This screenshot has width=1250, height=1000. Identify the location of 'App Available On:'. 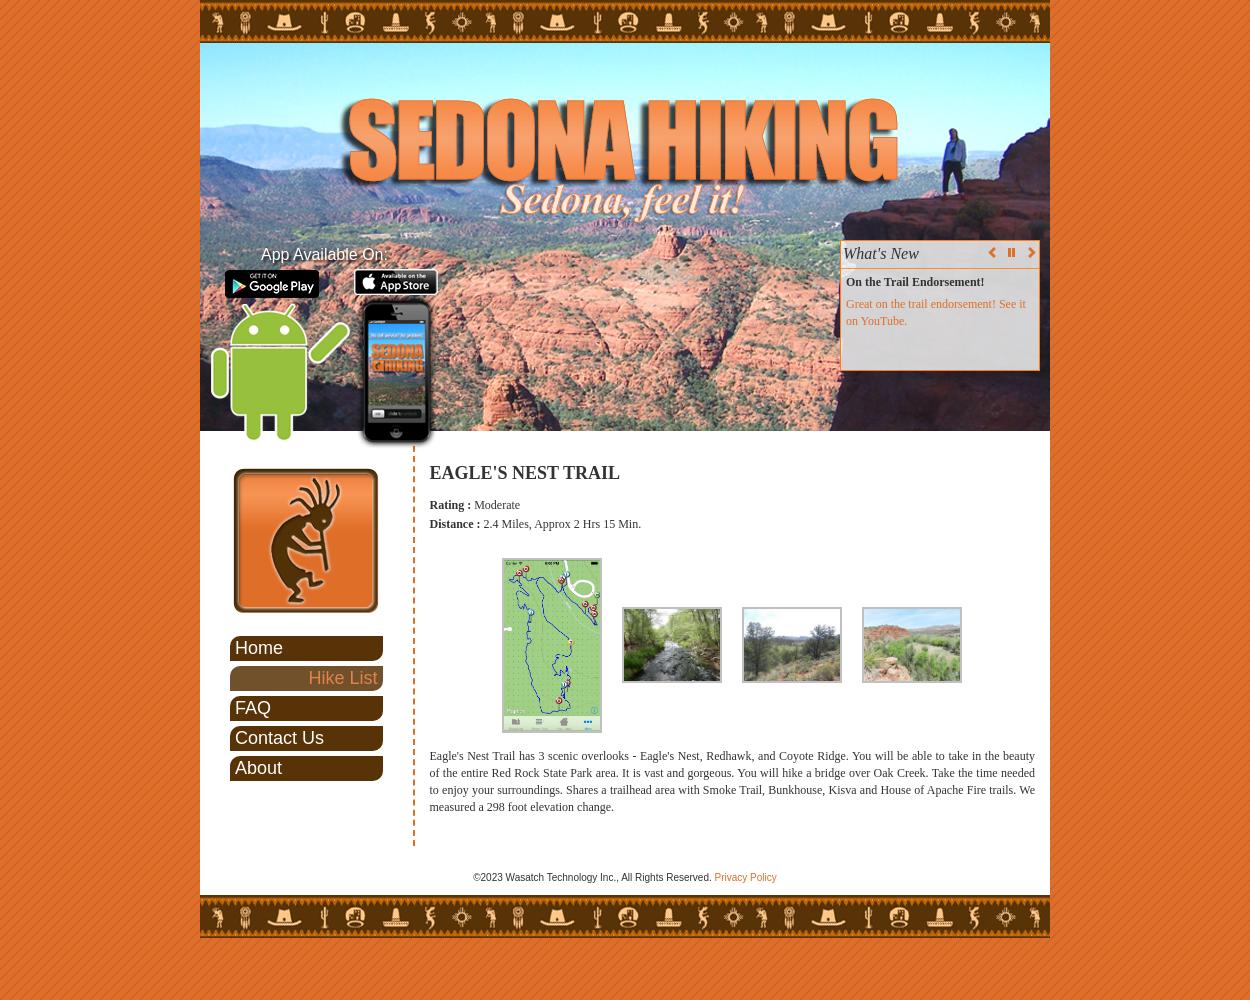
(323, 254).